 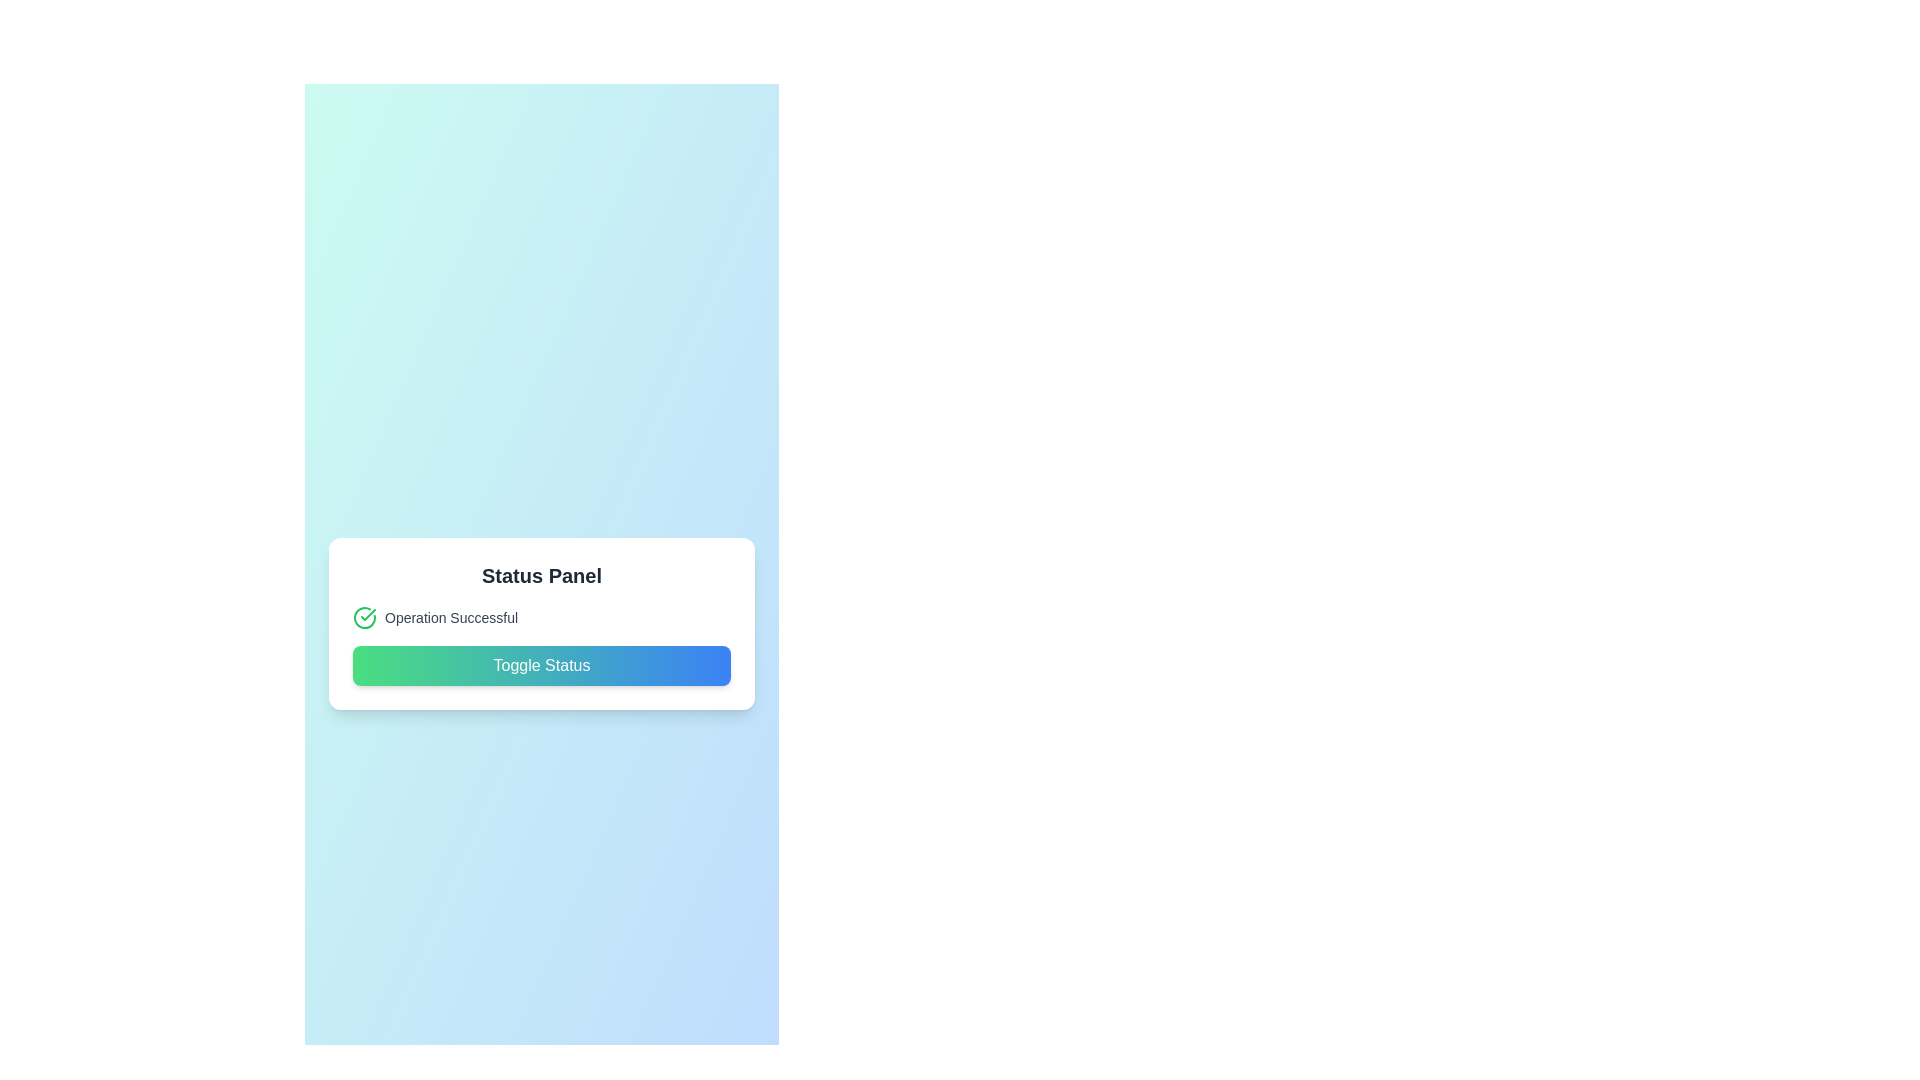 What do you see at coordinates (368, 613) in the screenshot?
I see `the green checkmark icon indicating a successful operation in the Status Panel located at the top-center of the card` at bounding box center [368, 613].